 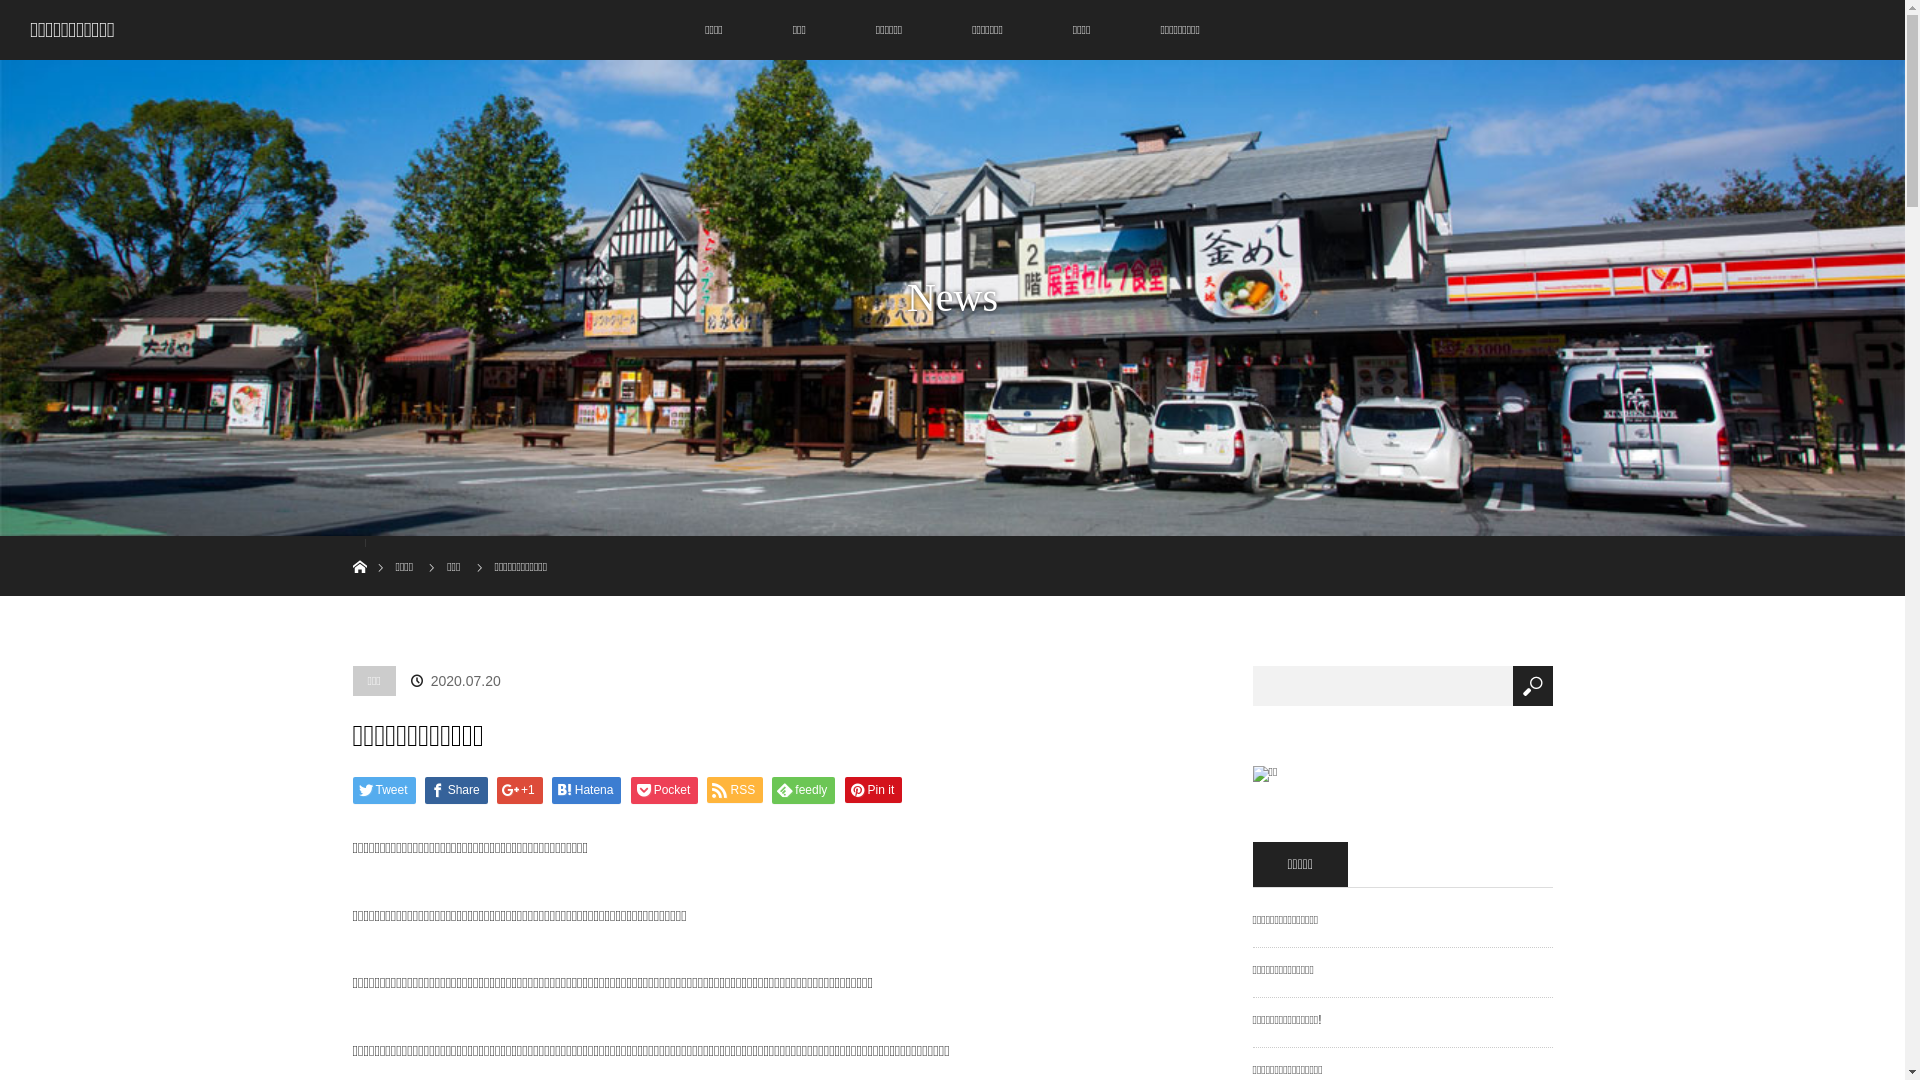 What do you see at coordinates (351, 789) in the screenshot?
I see `'Tweet'` at bounding box center [351, 789].